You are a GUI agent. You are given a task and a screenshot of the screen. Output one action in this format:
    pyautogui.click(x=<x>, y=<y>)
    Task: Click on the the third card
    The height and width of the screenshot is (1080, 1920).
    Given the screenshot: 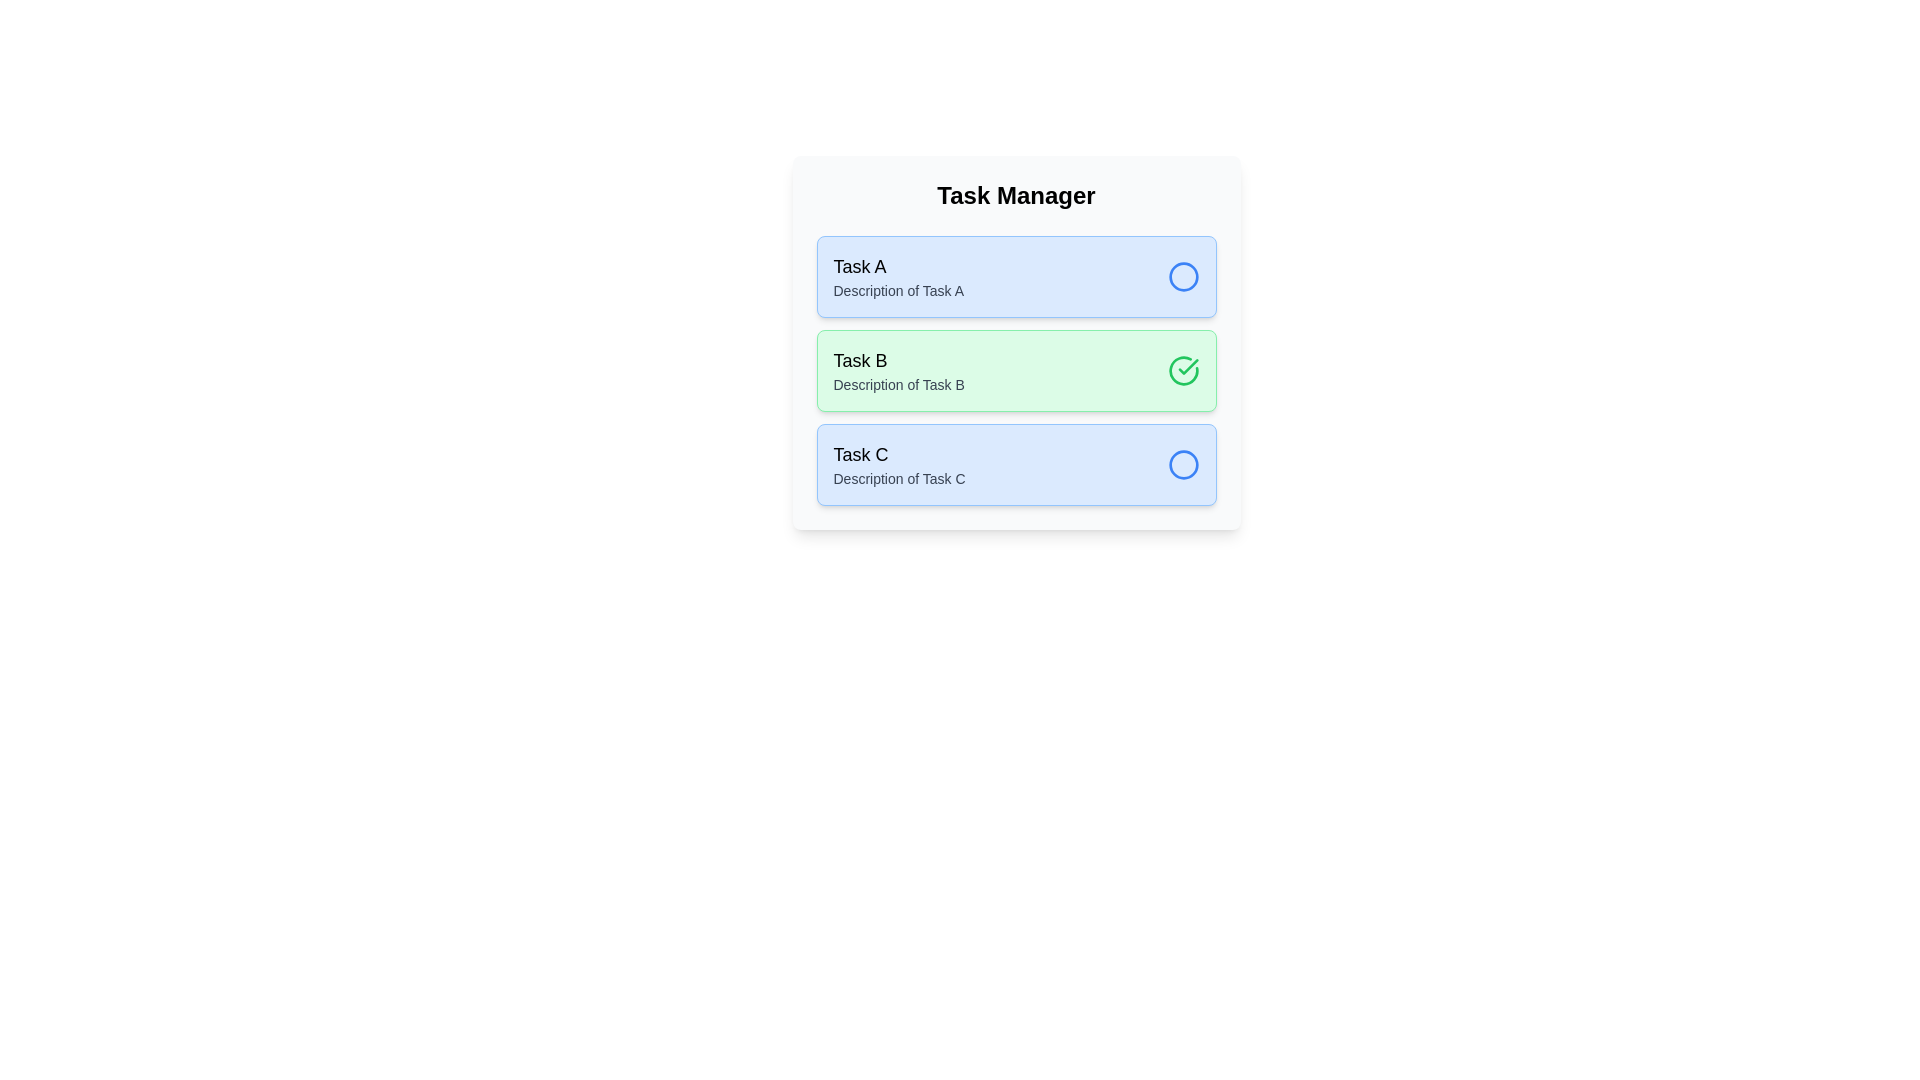 What is the action you would take?
    pyautogui.click(x=1016, y=465)
    